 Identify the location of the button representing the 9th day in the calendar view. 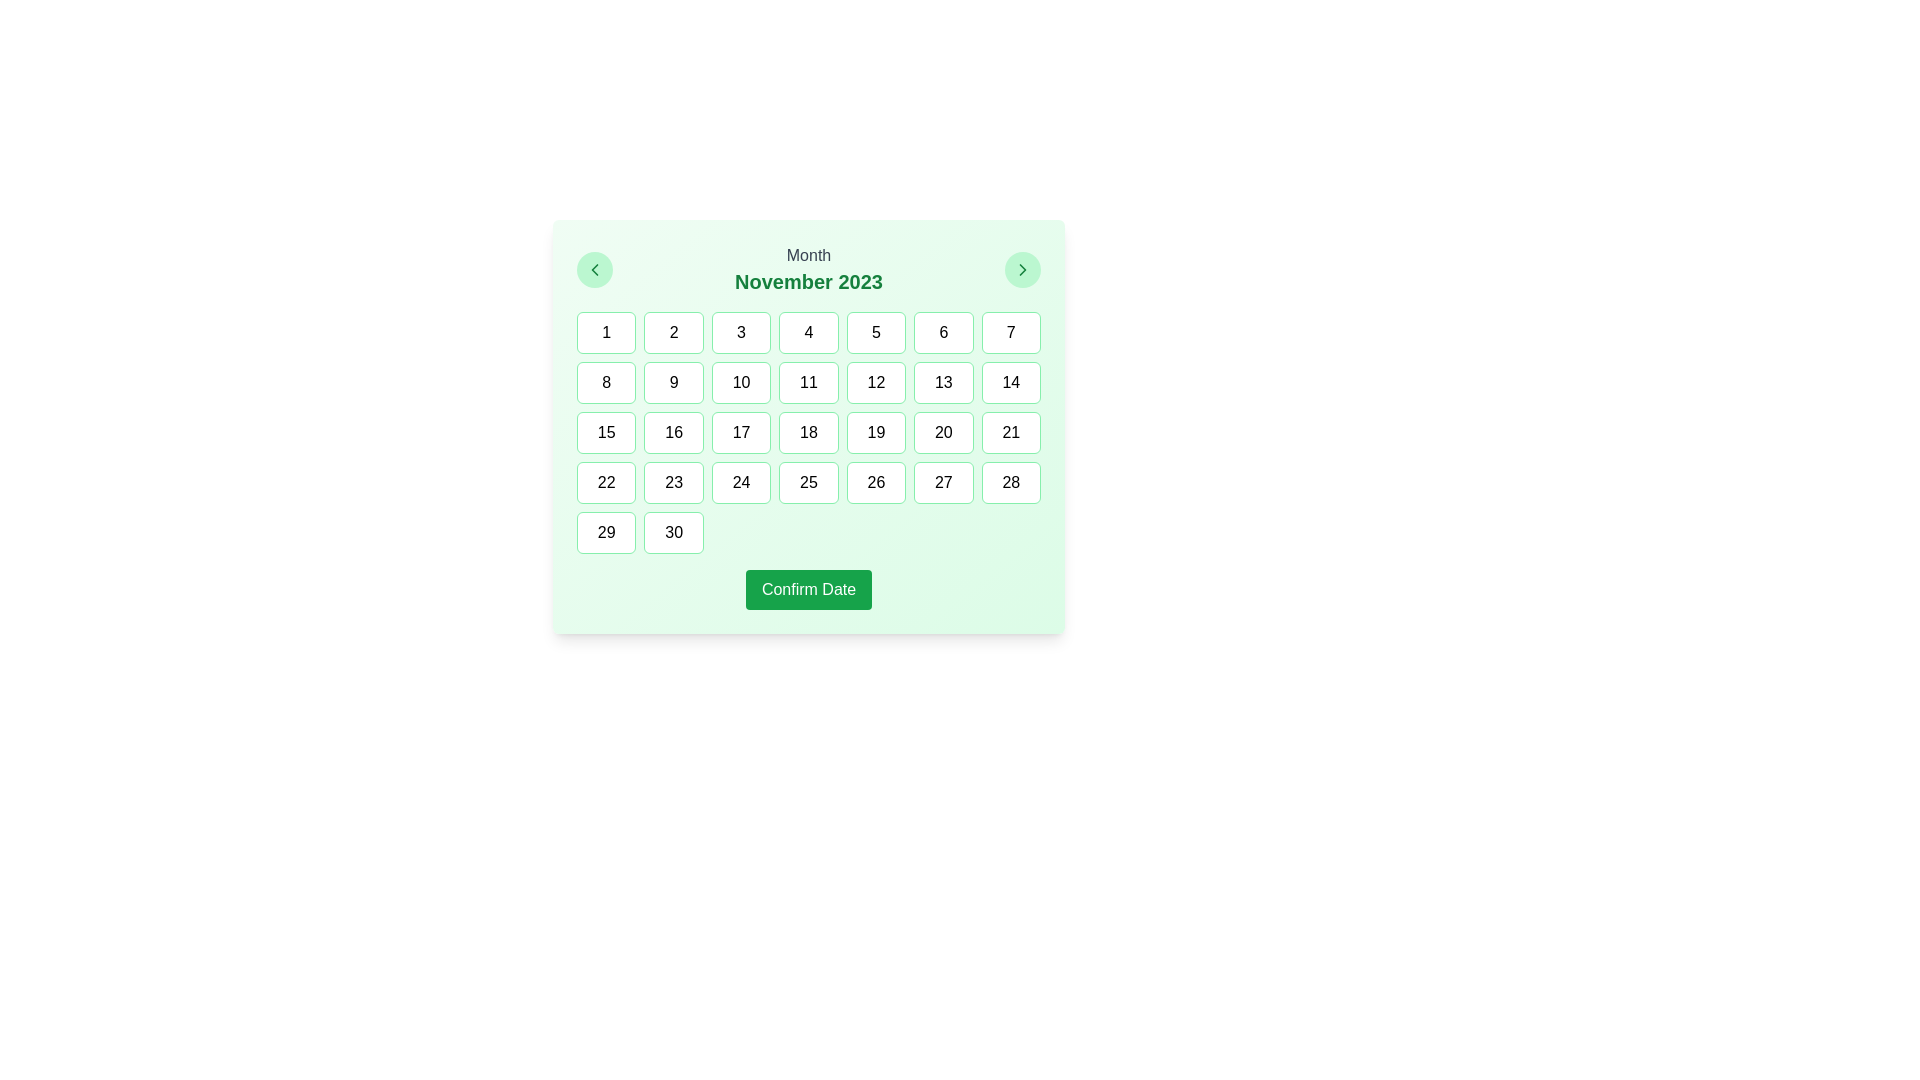
(674, 382).